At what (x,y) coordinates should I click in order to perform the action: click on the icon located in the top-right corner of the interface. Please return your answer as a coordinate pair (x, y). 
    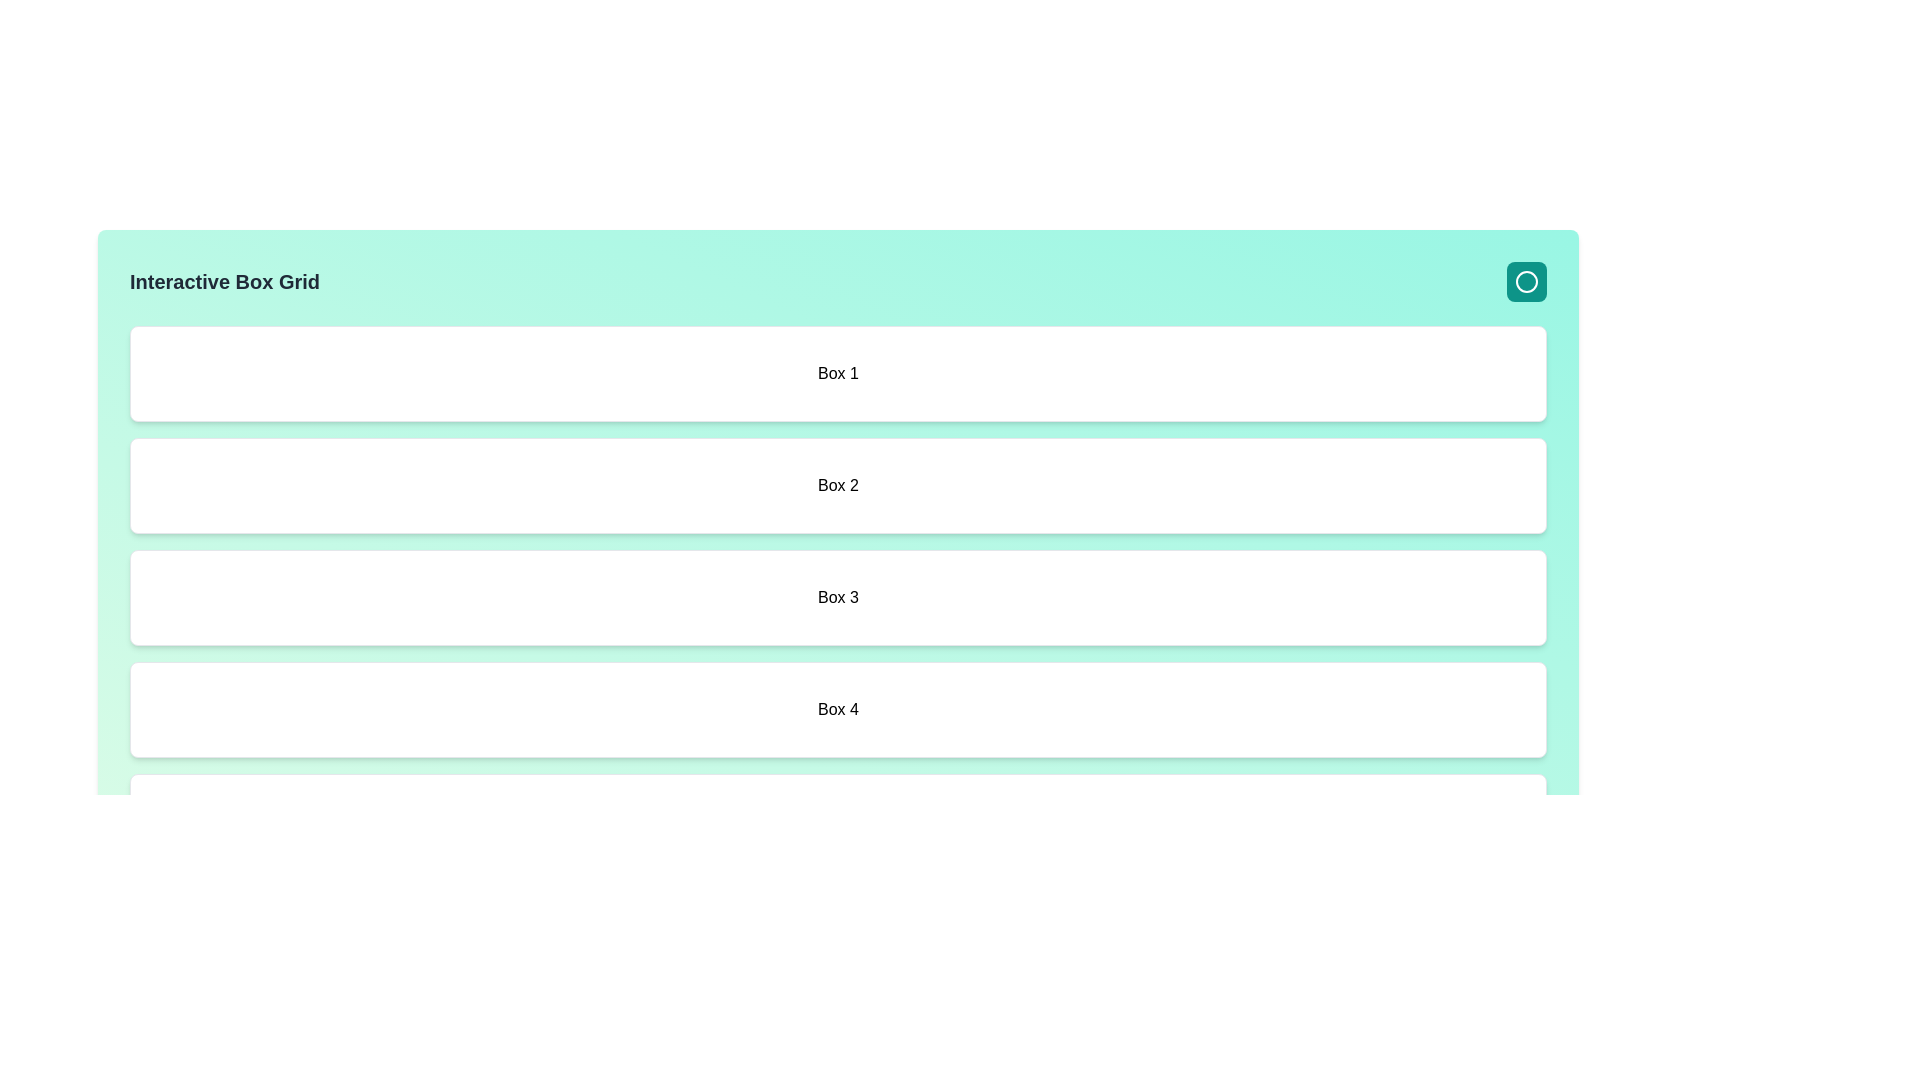
    Looking at the image, I should click on (1525, 281).